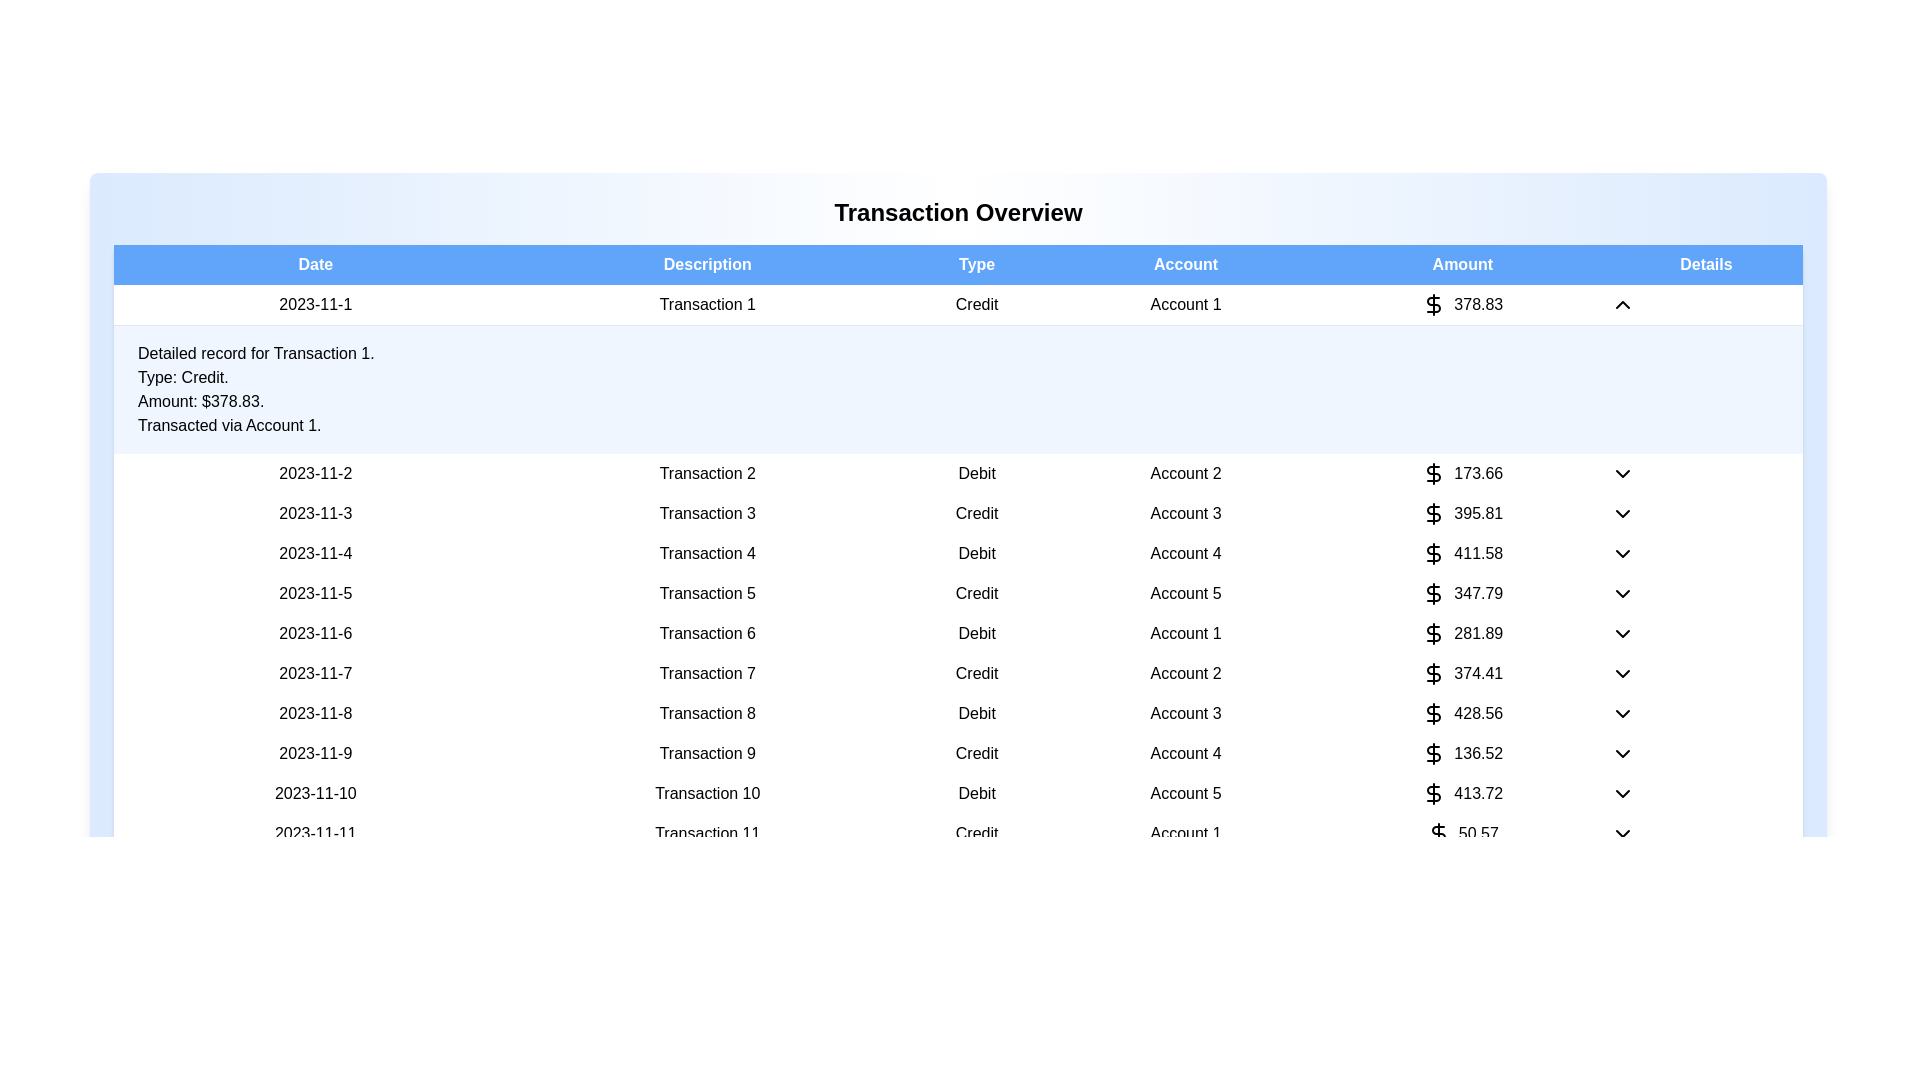 This screenshot has width=1920, height=1080. I want to click on the dollar sign icon for the first transaction, so click(1433, 304).